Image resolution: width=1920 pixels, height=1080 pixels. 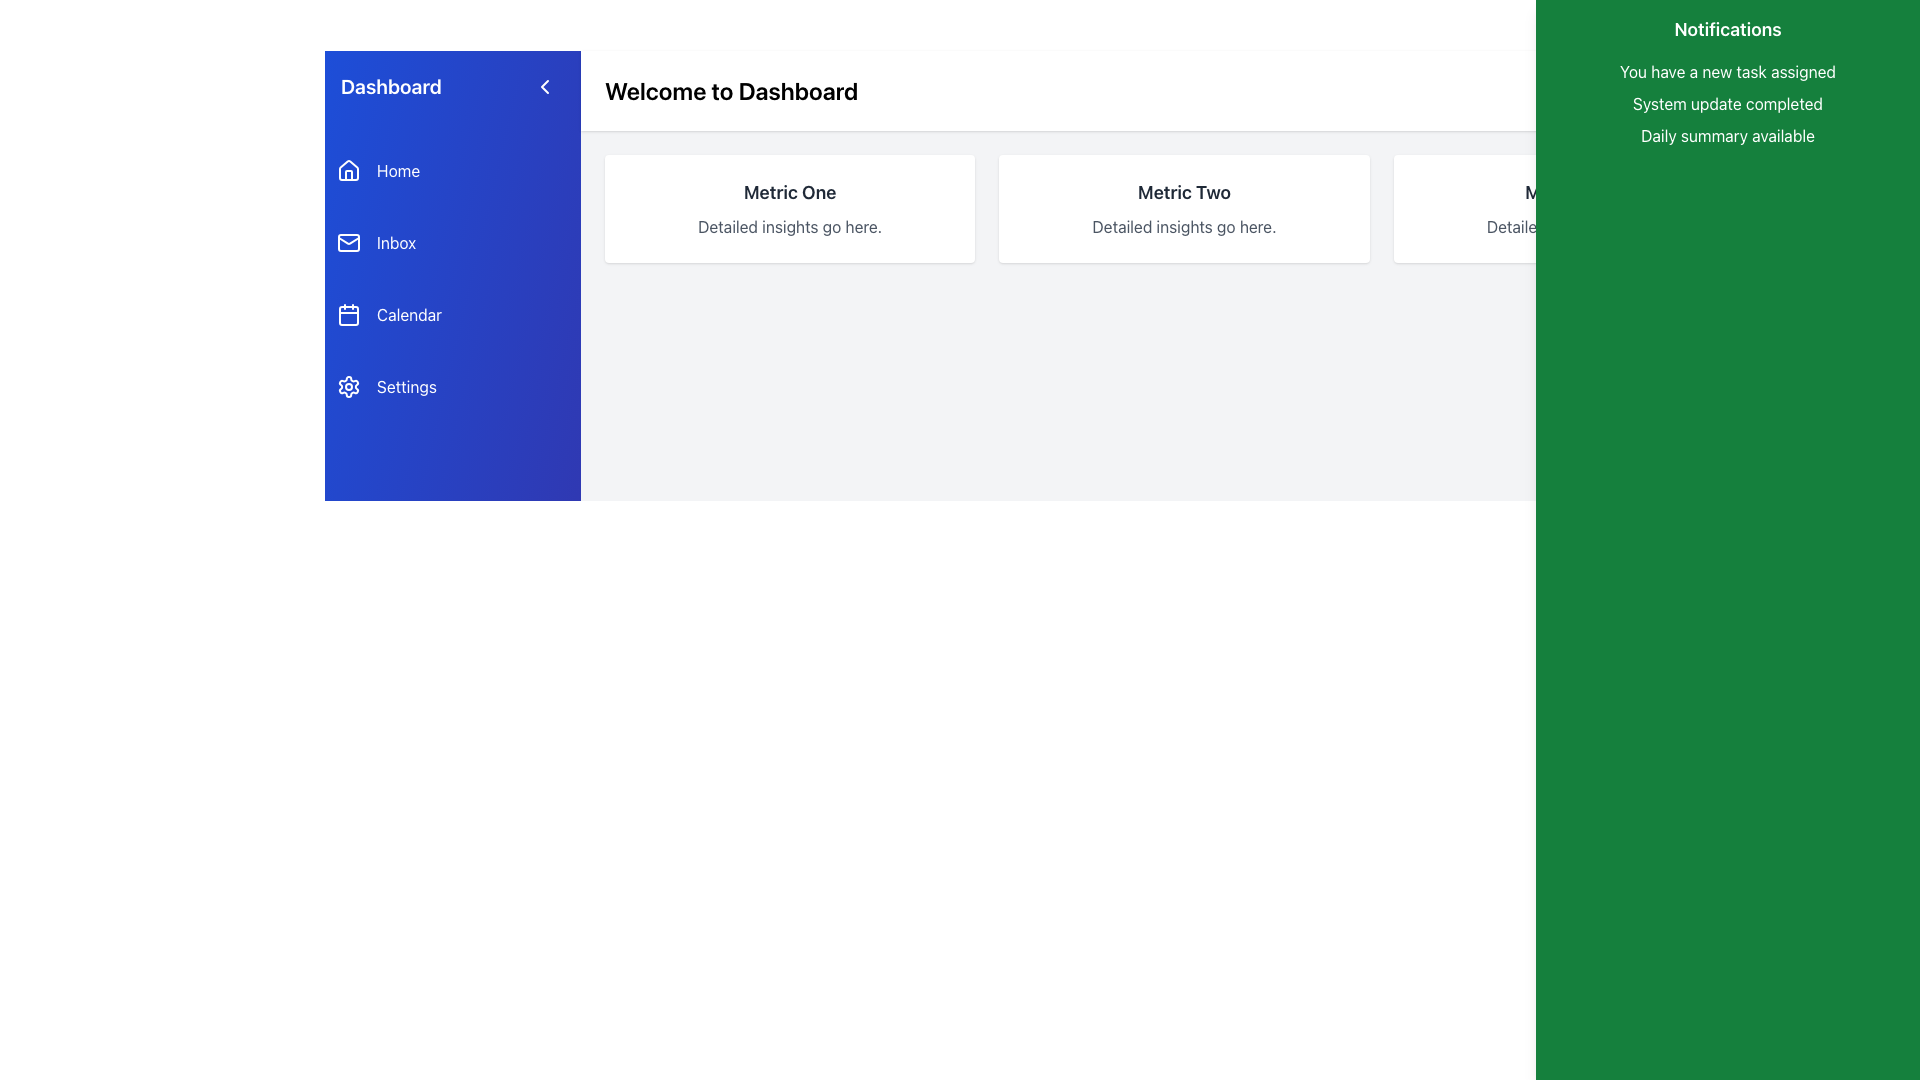 I want to click on the house icon button in the left-side navigation menu, so click(x=349, y=169).